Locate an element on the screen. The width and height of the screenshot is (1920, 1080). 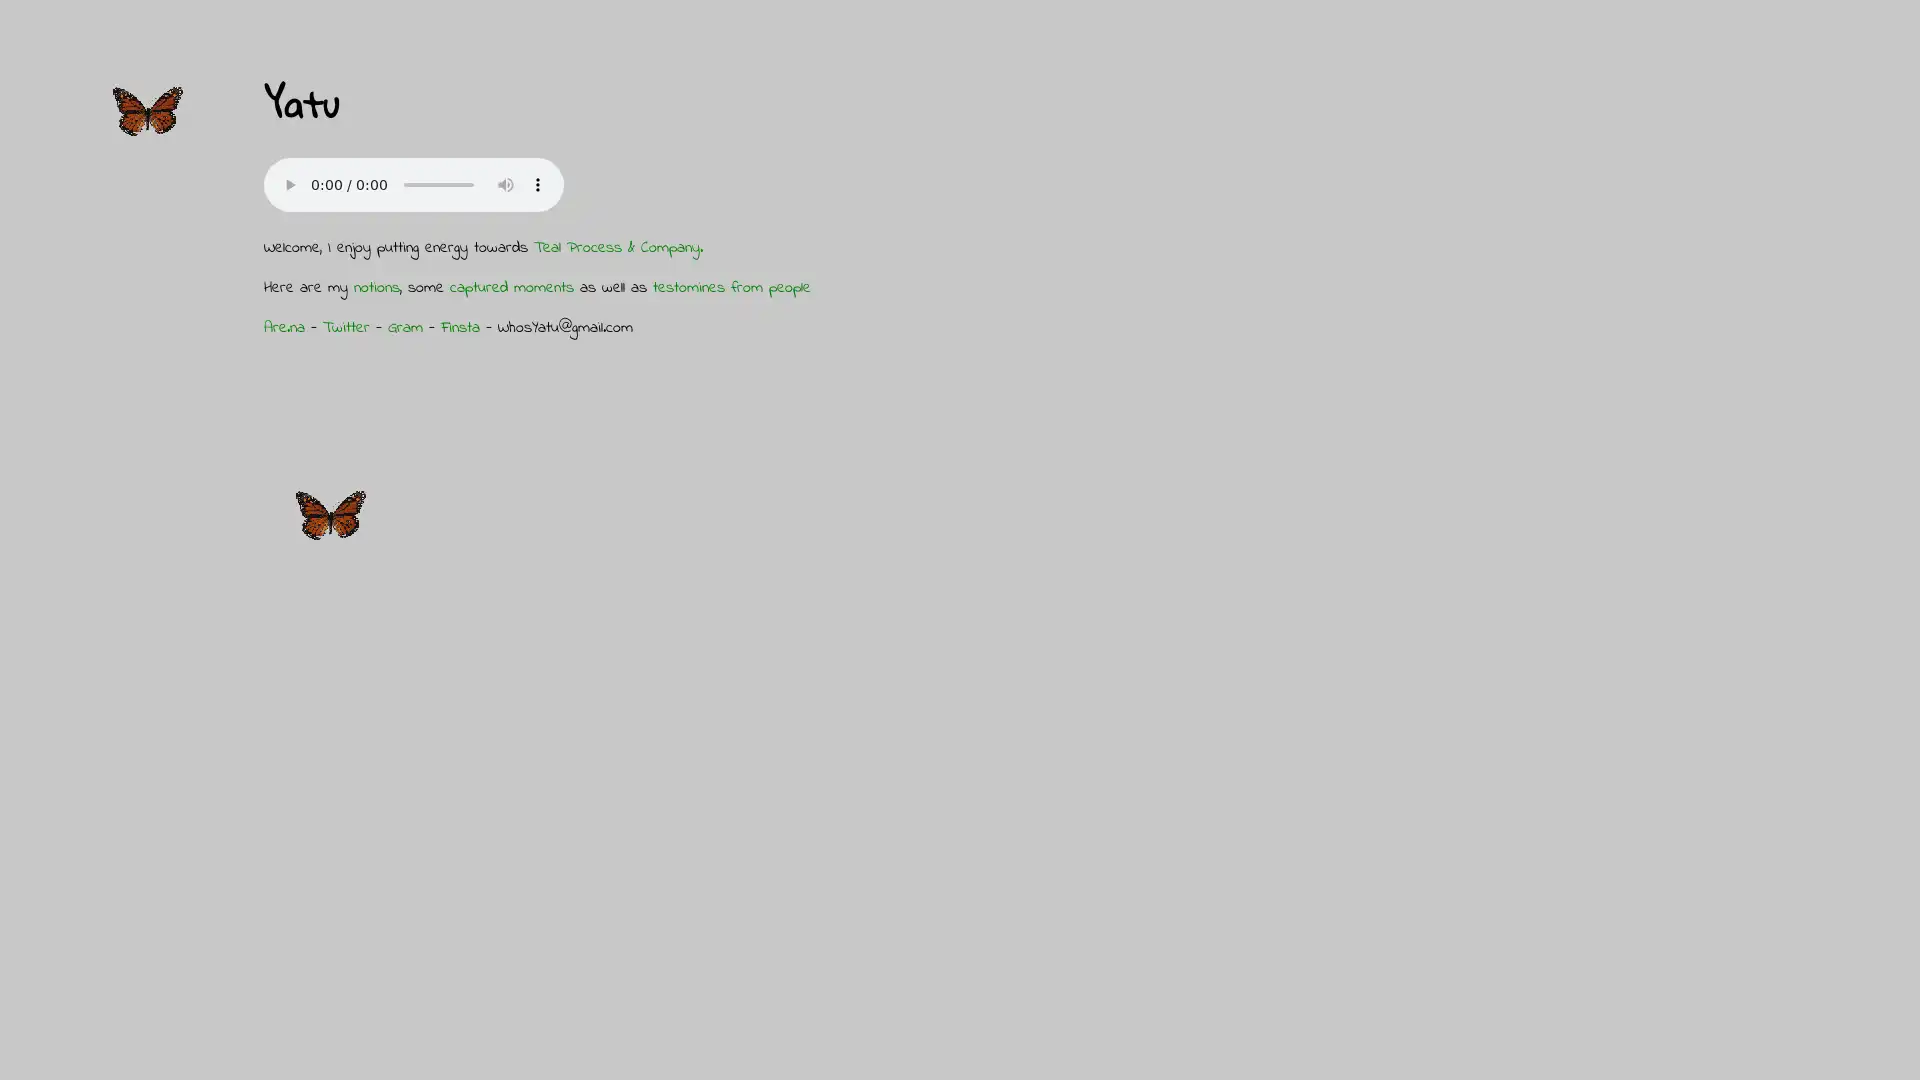
mute is located at coordinates (505, 184).